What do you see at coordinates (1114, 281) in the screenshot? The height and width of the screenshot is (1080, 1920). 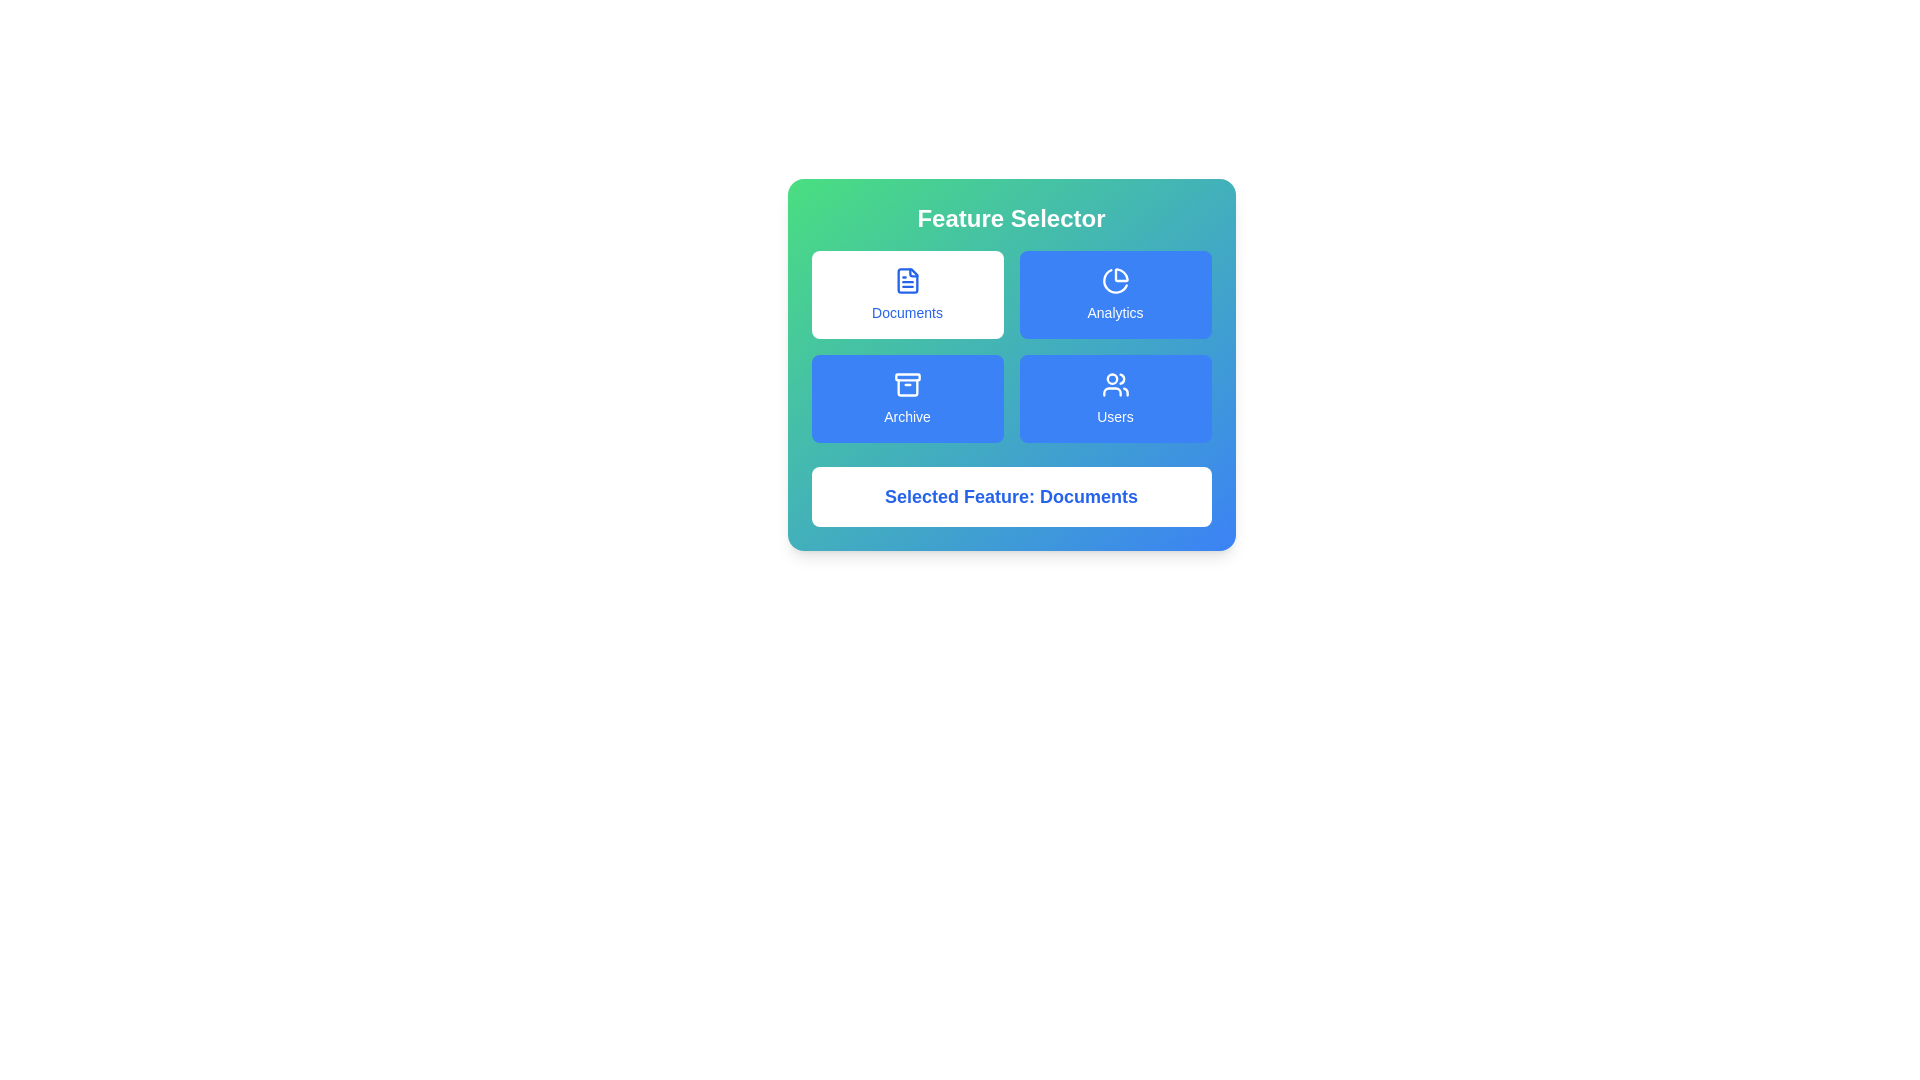 I see `the pie chart icon styled in a minimalistic fashion, located in the top-right quadrant of the 'Feature Selector' interface, representing the 'Analytics' option` at bounding box center [1114, 281].